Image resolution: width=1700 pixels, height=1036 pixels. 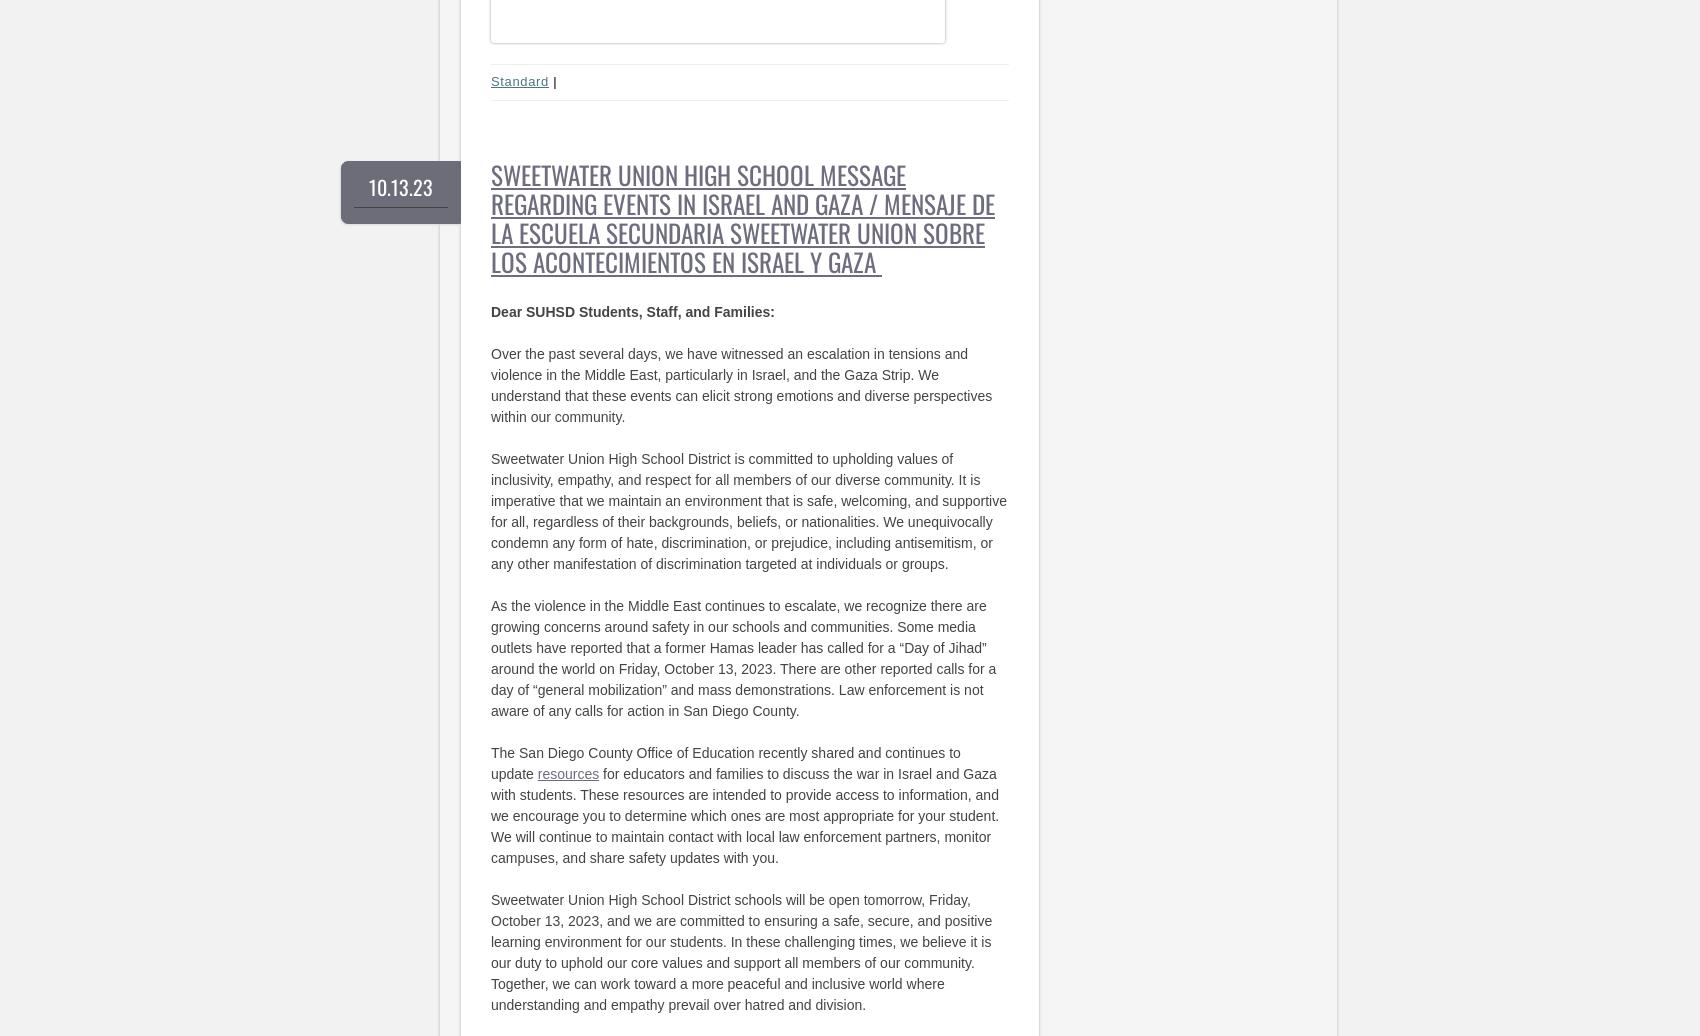 What do you see at coordinates (554, 81) in the screenshot?
I see `'|'` at bounding box center [554, 81].